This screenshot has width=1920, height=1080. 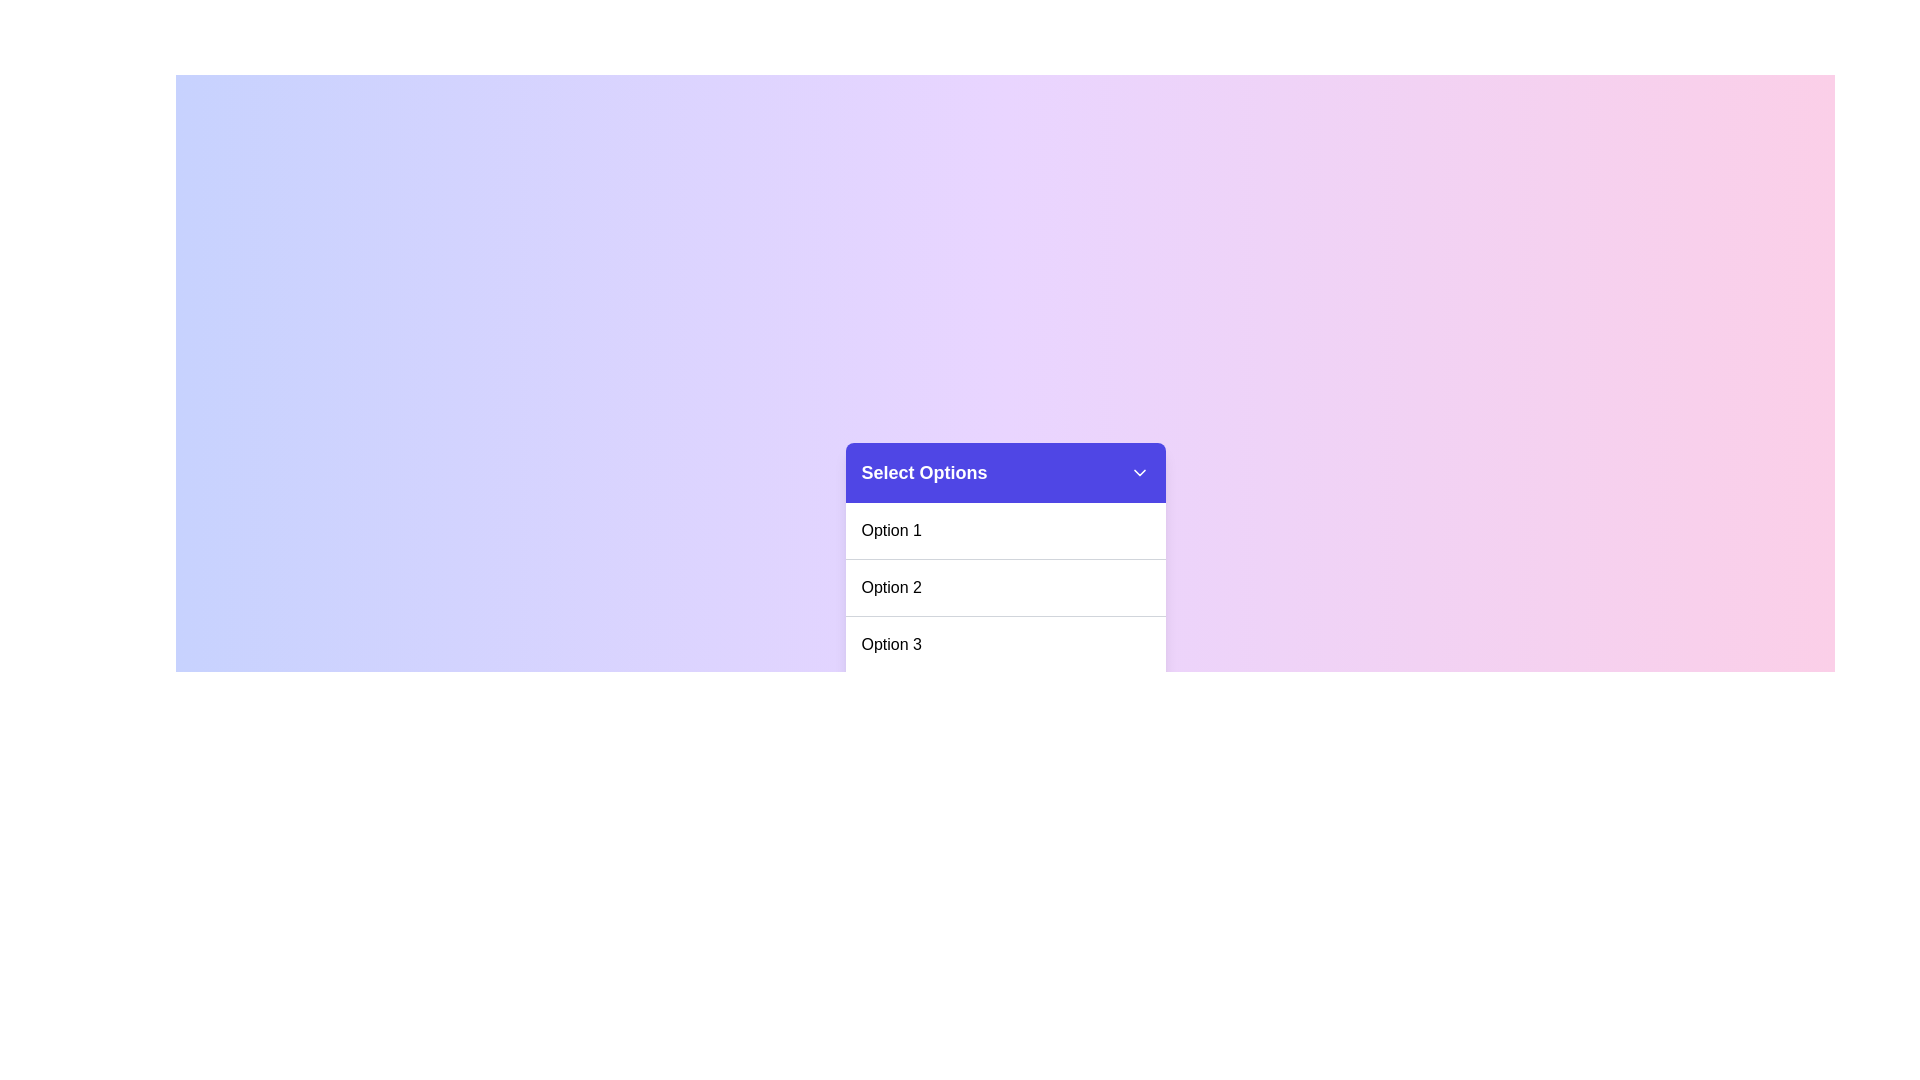 I want to click on the List item labeled 'Option 3' within the dropdown menu, so click(x=1005, y=644).